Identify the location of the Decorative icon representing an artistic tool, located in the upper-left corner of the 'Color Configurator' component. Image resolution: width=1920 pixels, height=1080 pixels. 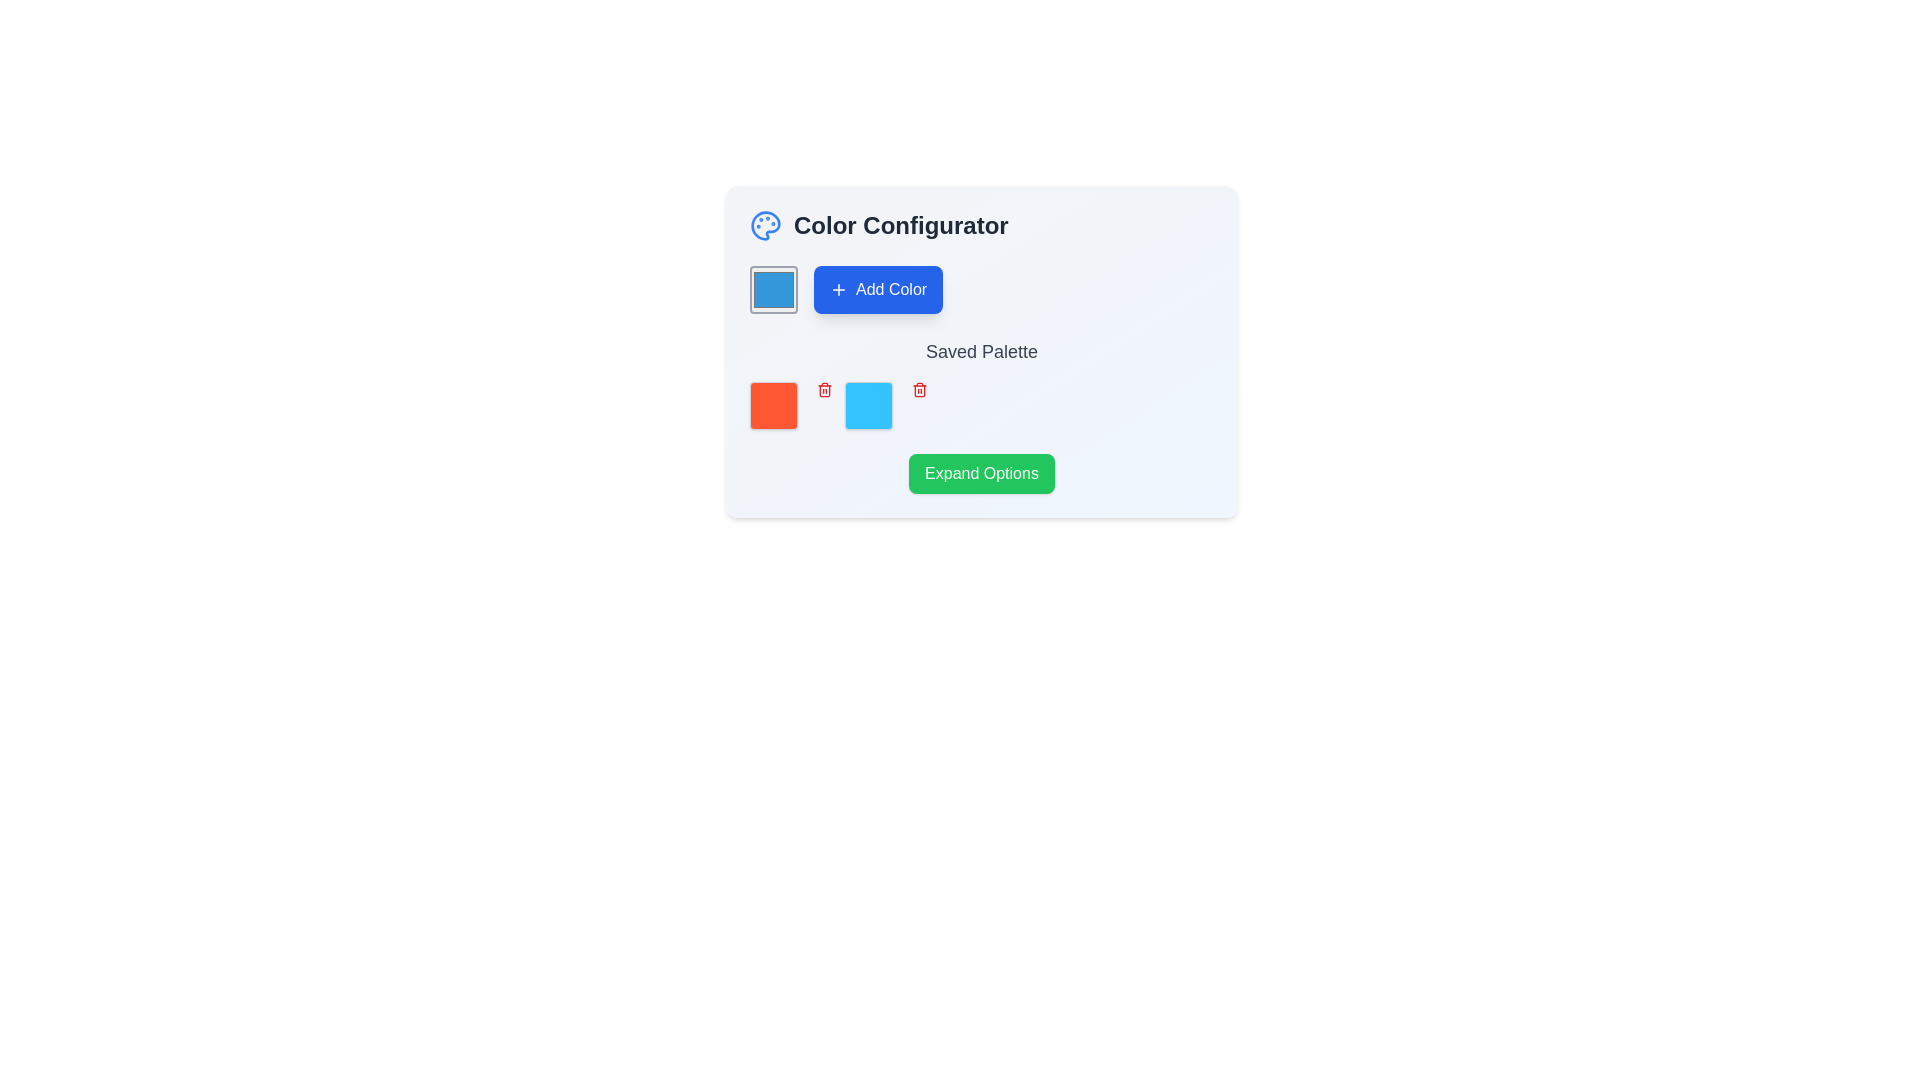
(765, 225).